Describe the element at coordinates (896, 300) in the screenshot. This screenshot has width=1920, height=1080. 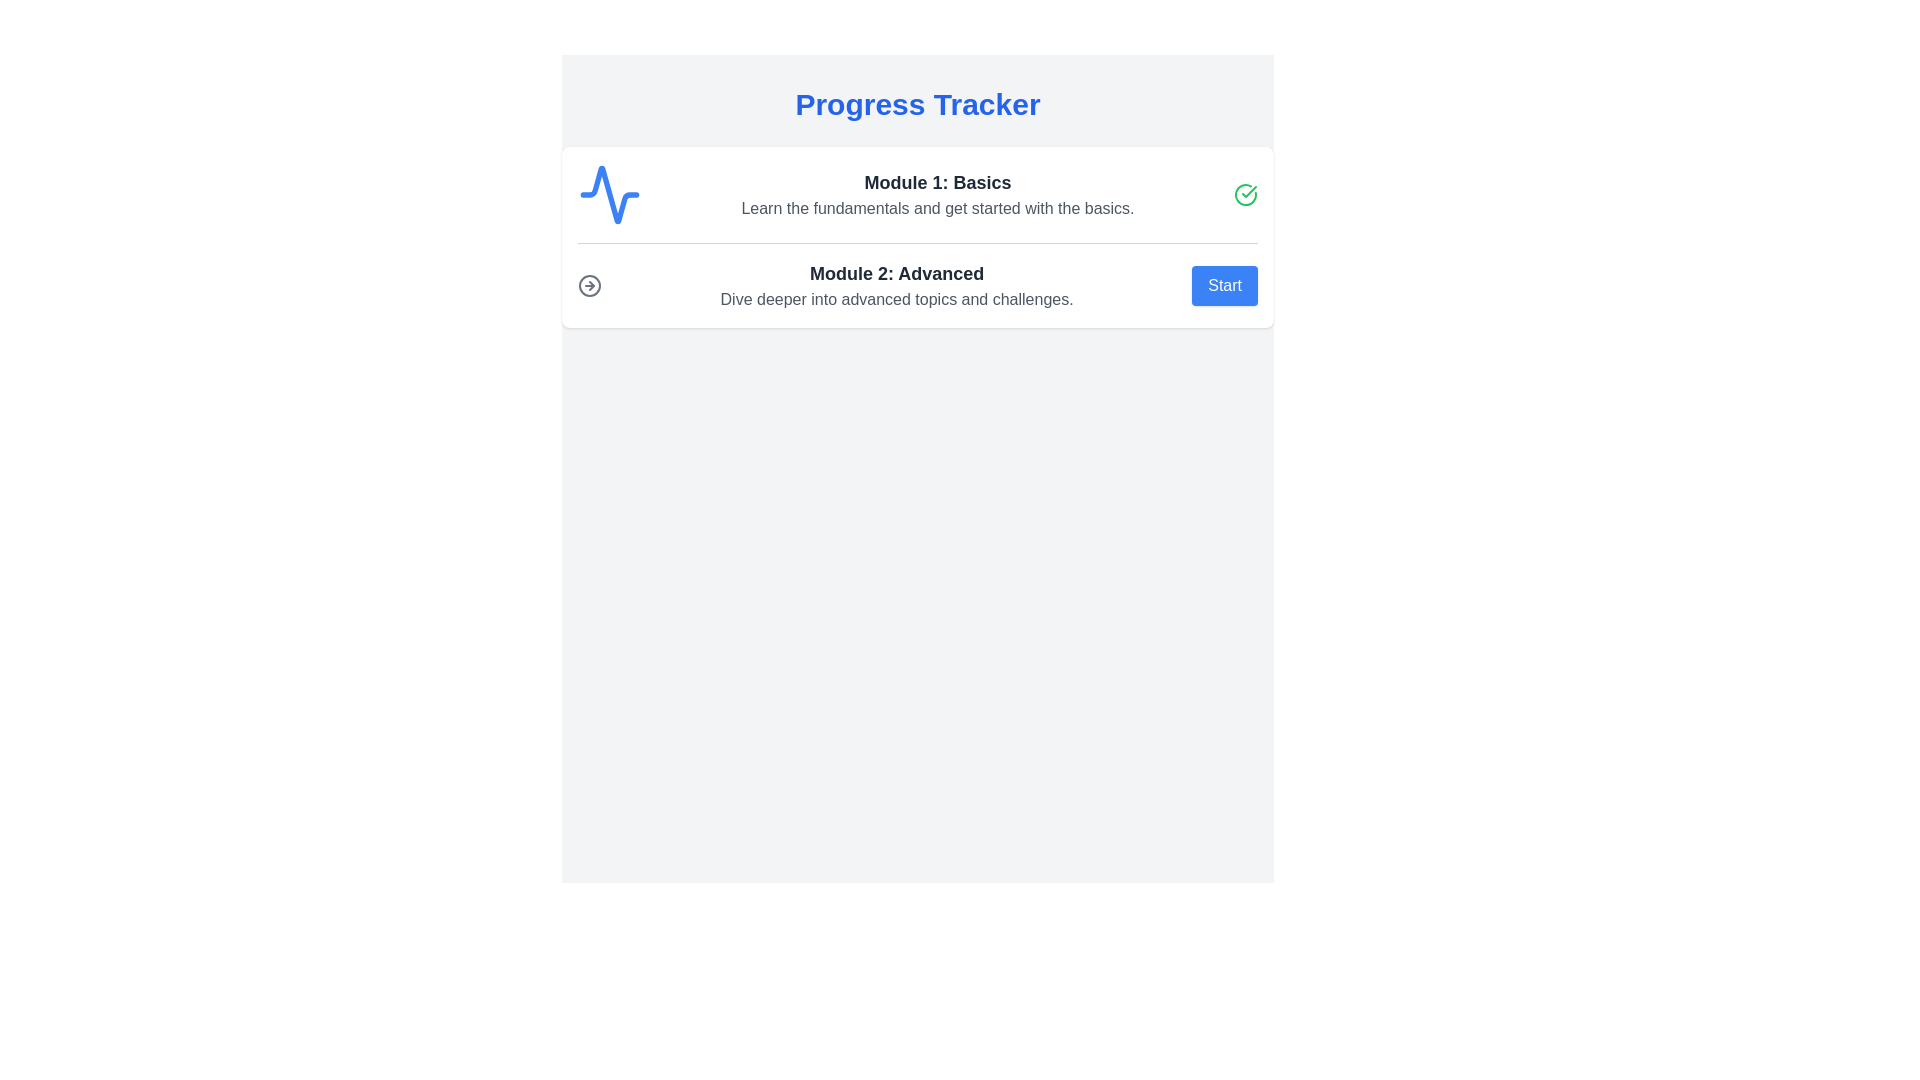
I see `informational text label located below the heading of 'Module 2: Advanced' in the Progress Tracker interface` at that location.